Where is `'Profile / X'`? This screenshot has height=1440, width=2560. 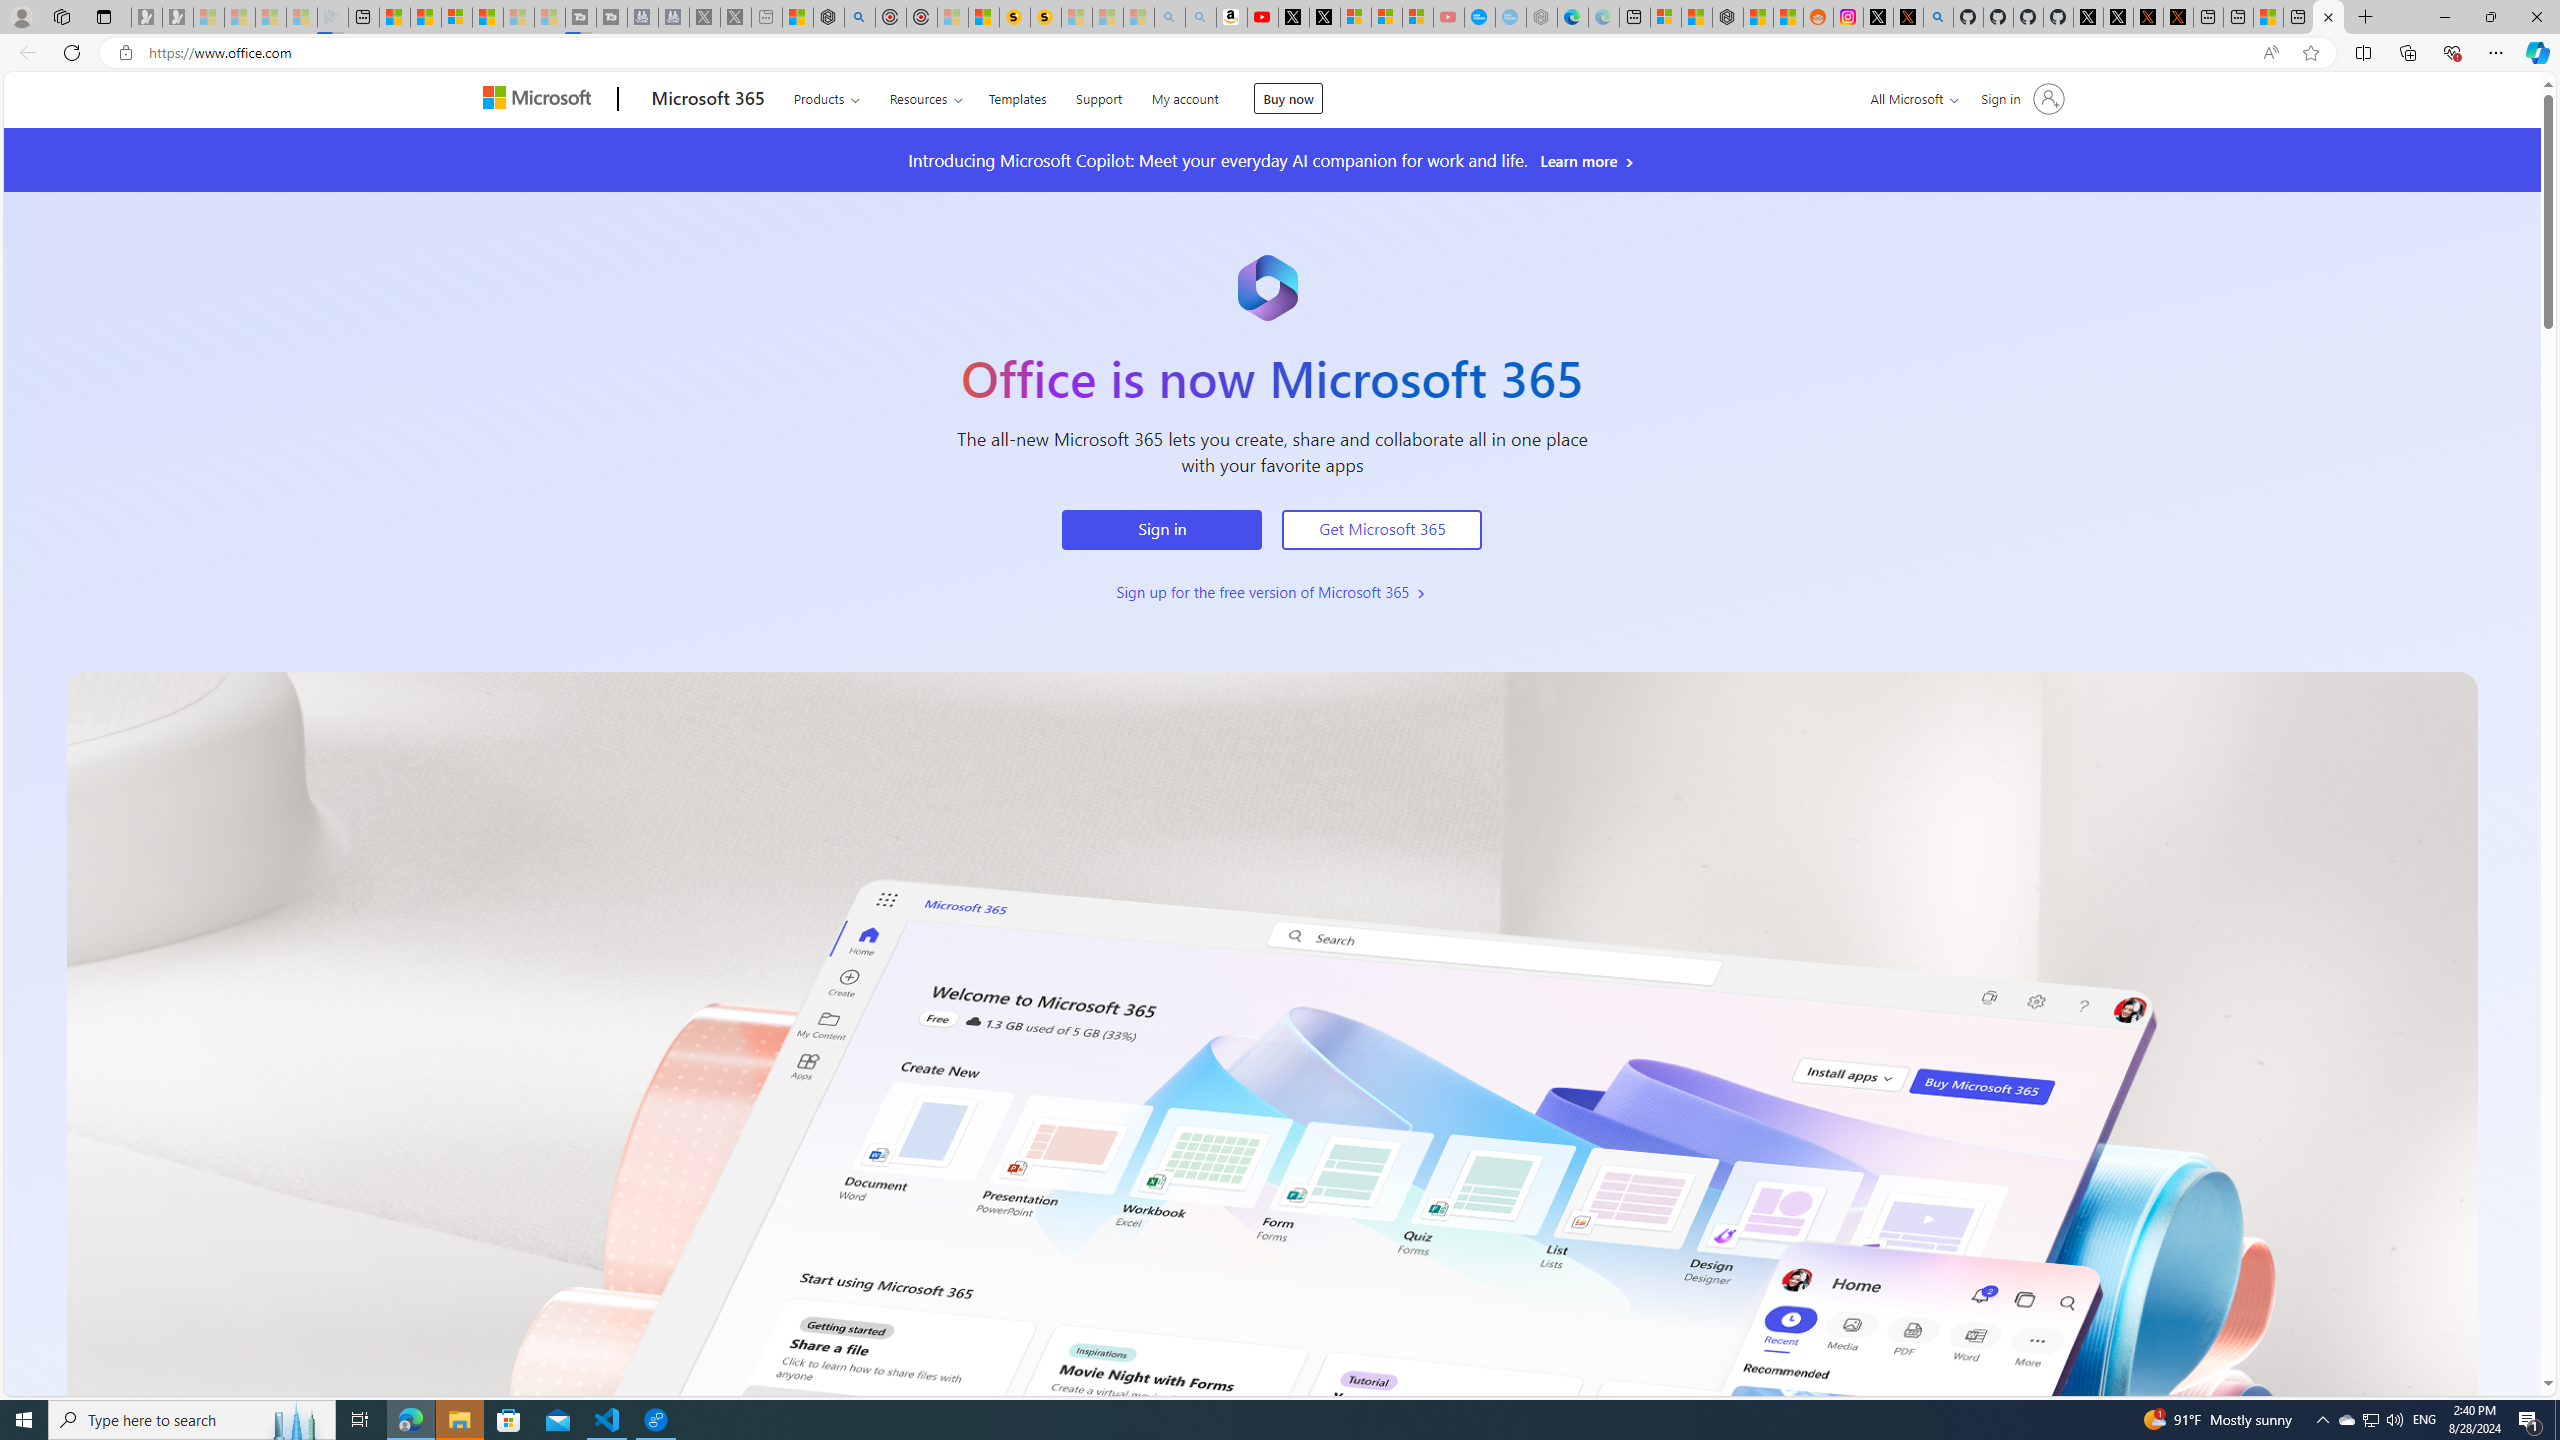 'Profile / X' is located at coordinates (2087, 16).